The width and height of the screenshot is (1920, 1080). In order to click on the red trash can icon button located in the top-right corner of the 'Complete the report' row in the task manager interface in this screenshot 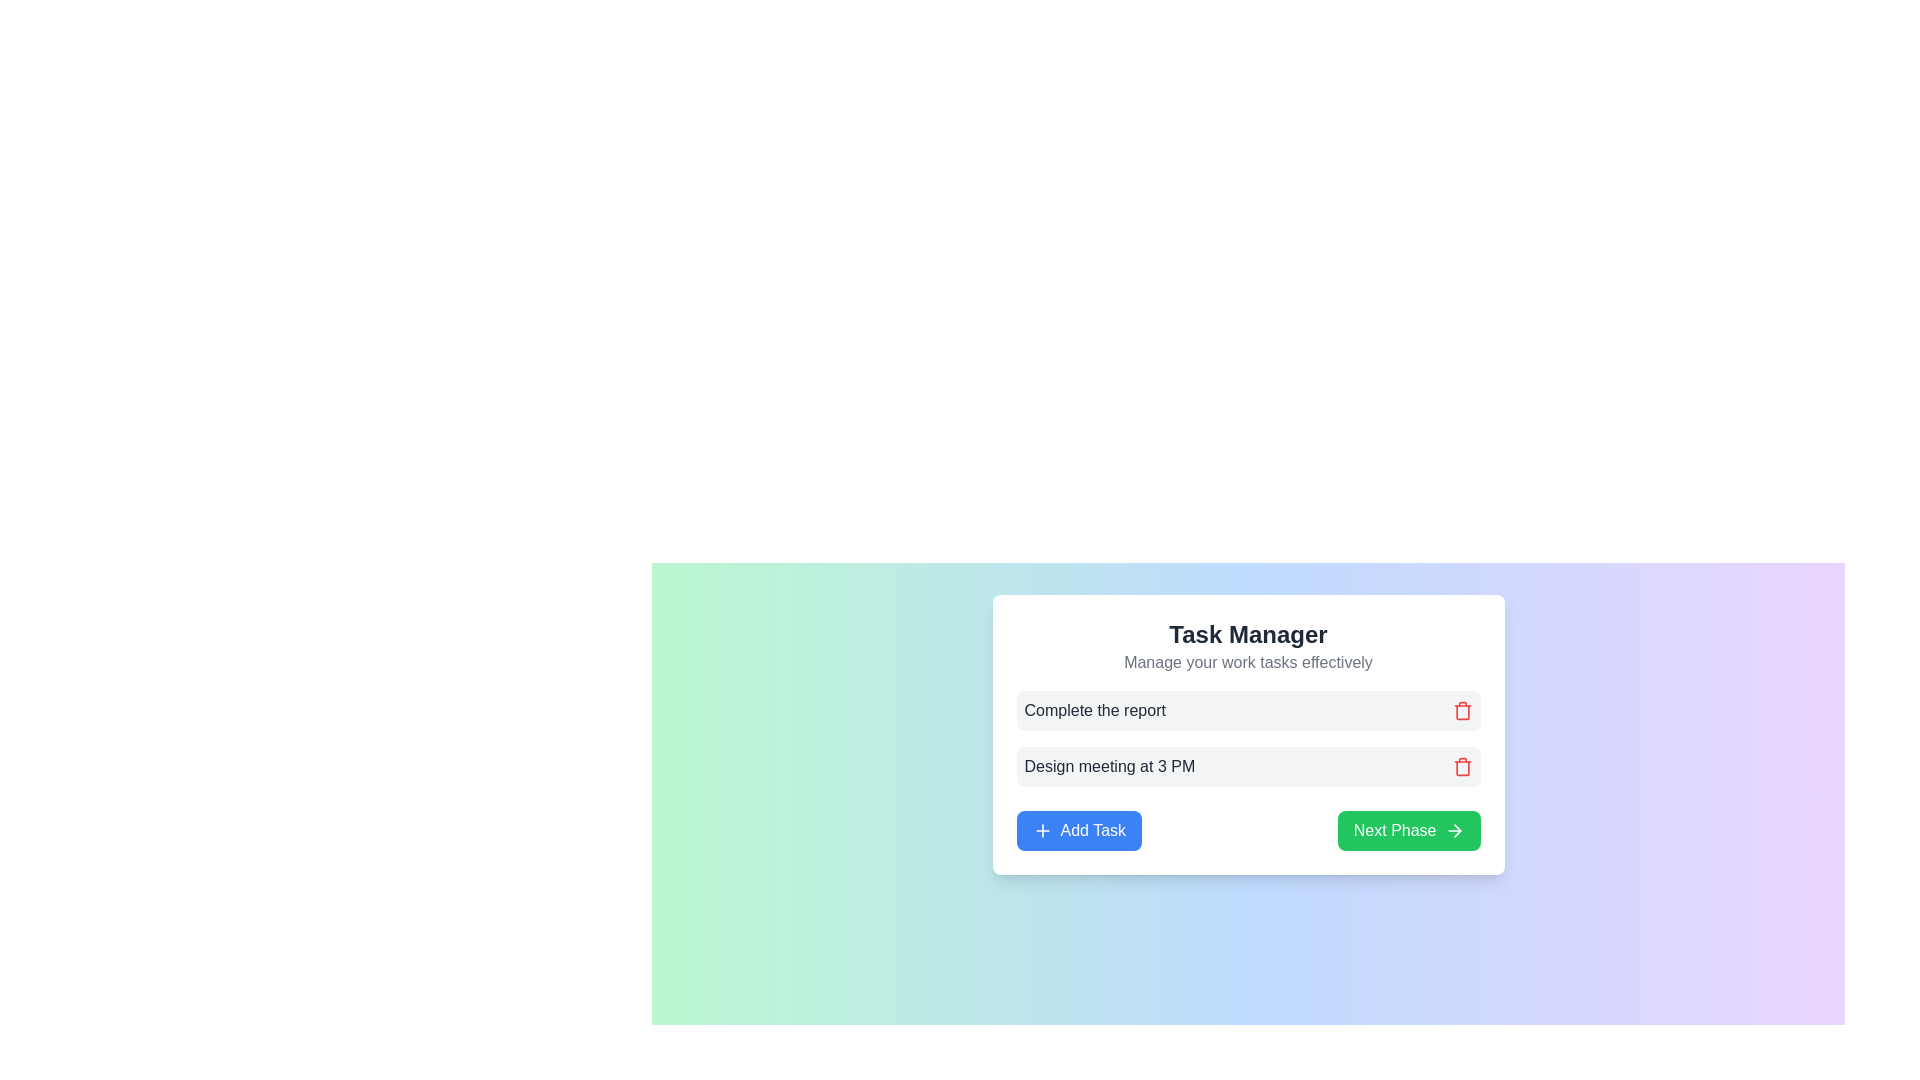, I will do `click(1462, 709)`.